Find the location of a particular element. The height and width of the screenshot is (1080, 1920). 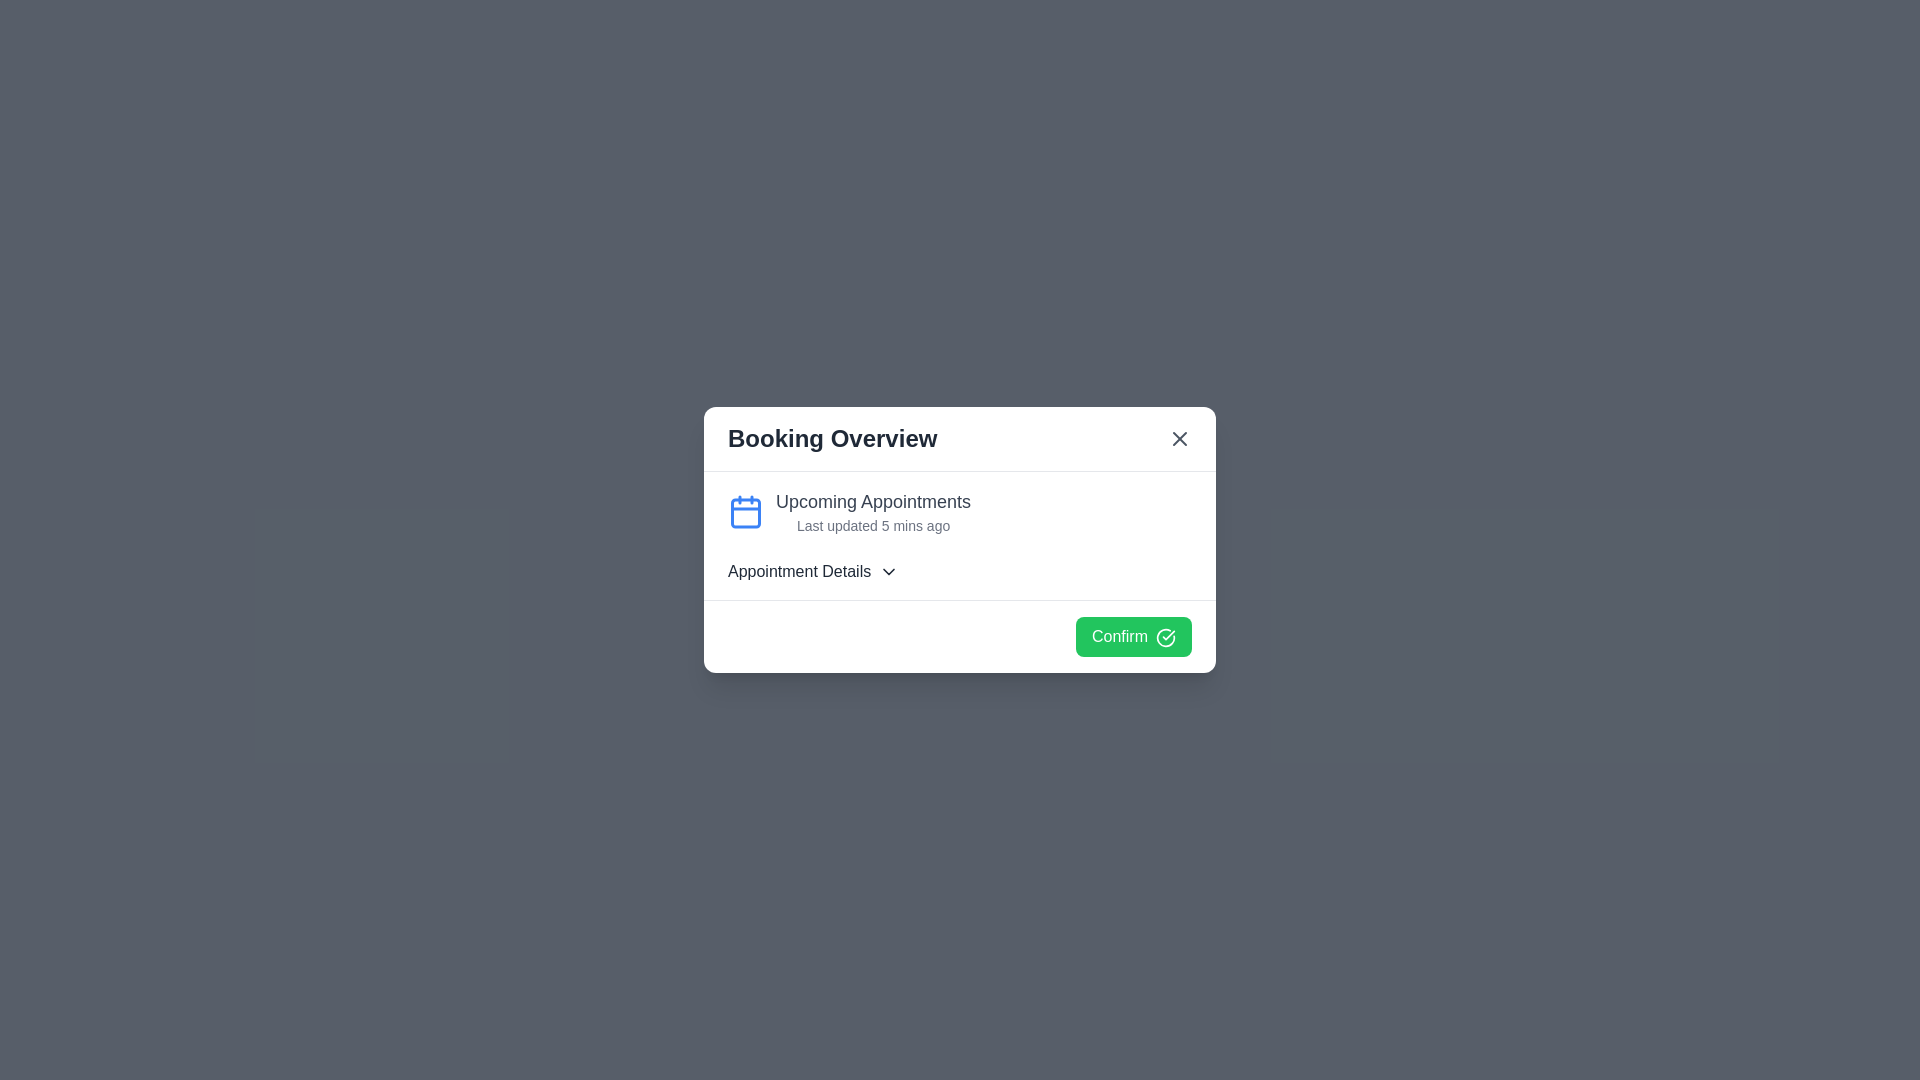

the green checkmark icon located to the right of the 'Confirm' button's text, which has a circular shape and a white checkmark inside is located at coordinates (1166, 636).